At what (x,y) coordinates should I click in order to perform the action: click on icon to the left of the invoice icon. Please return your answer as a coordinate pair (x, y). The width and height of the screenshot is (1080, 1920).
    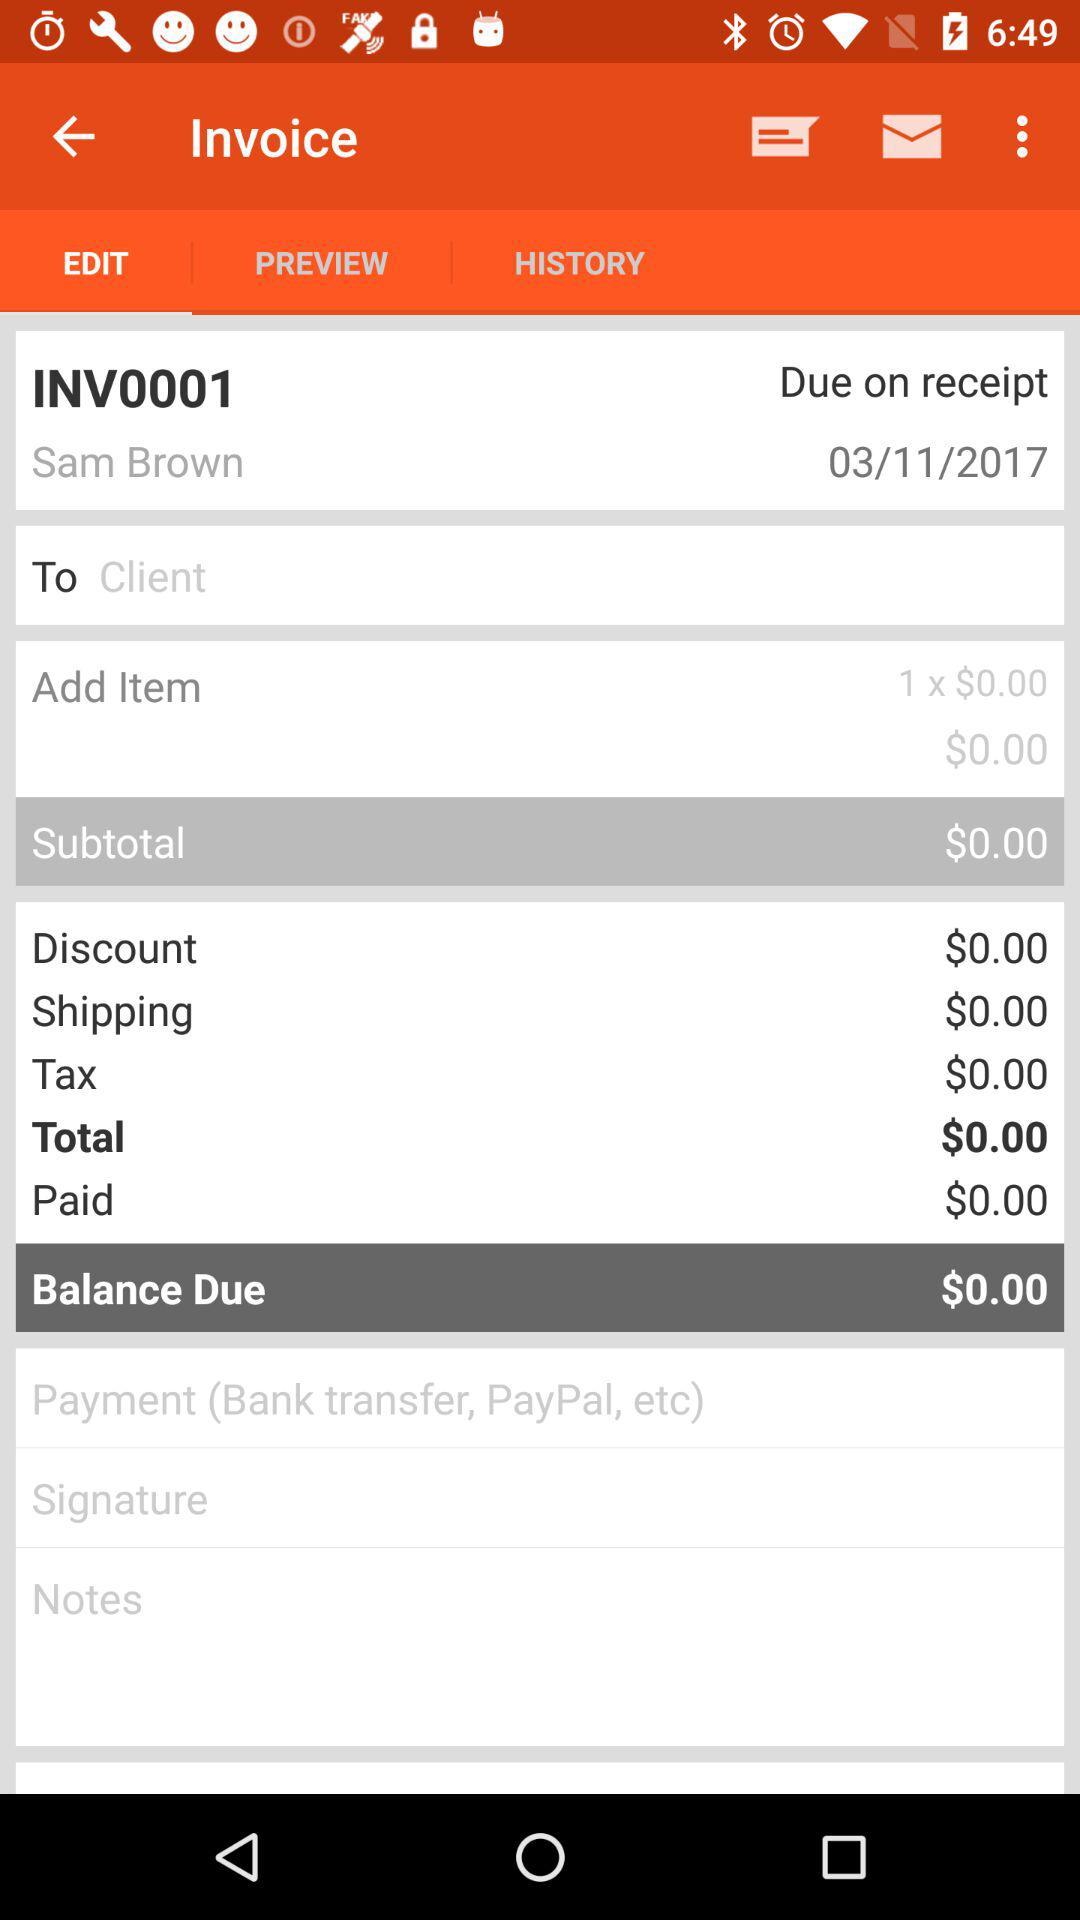
    Looking at the image, I should click on (72, 135).